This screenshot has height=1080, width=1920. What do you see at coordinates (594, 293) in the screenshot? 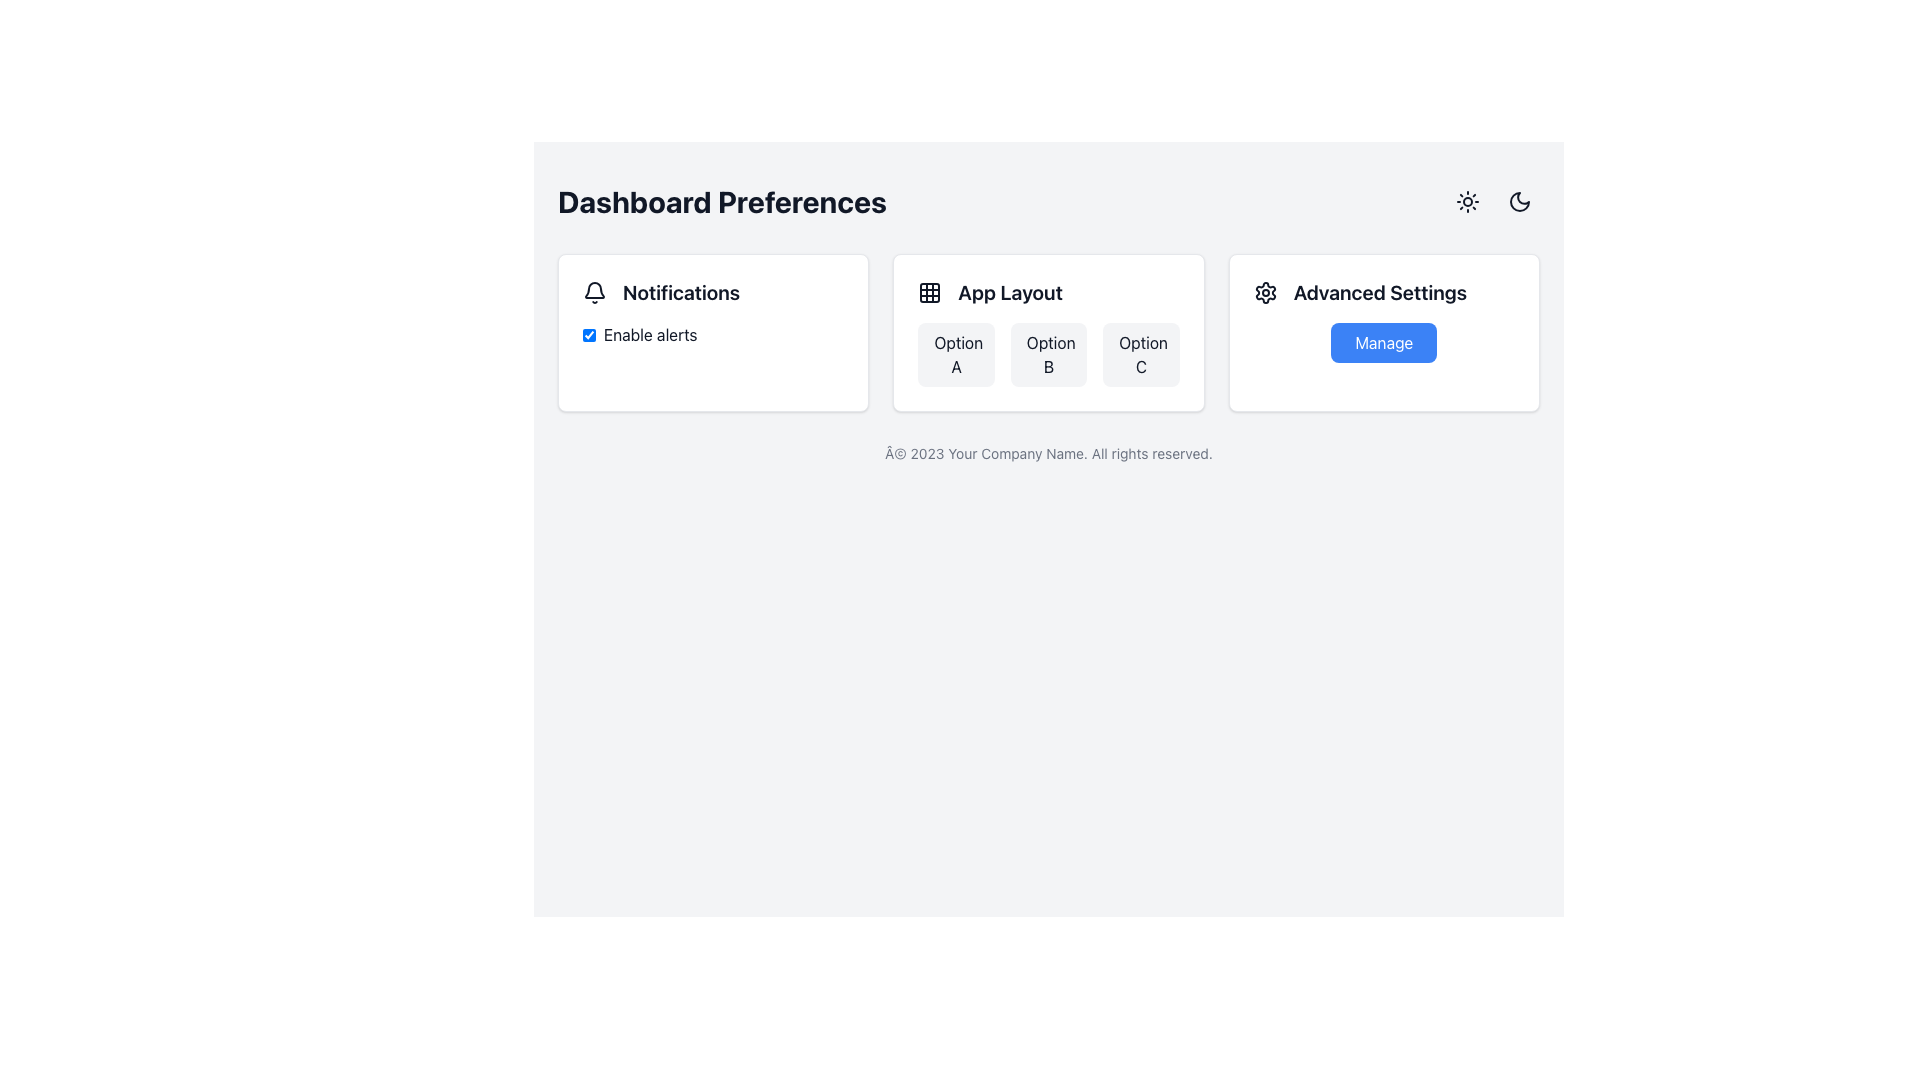
I see `the bell icon representing notifications, located in the 'Notifications' group on the leftmost card of the interface` at bounding box center [594, 293].